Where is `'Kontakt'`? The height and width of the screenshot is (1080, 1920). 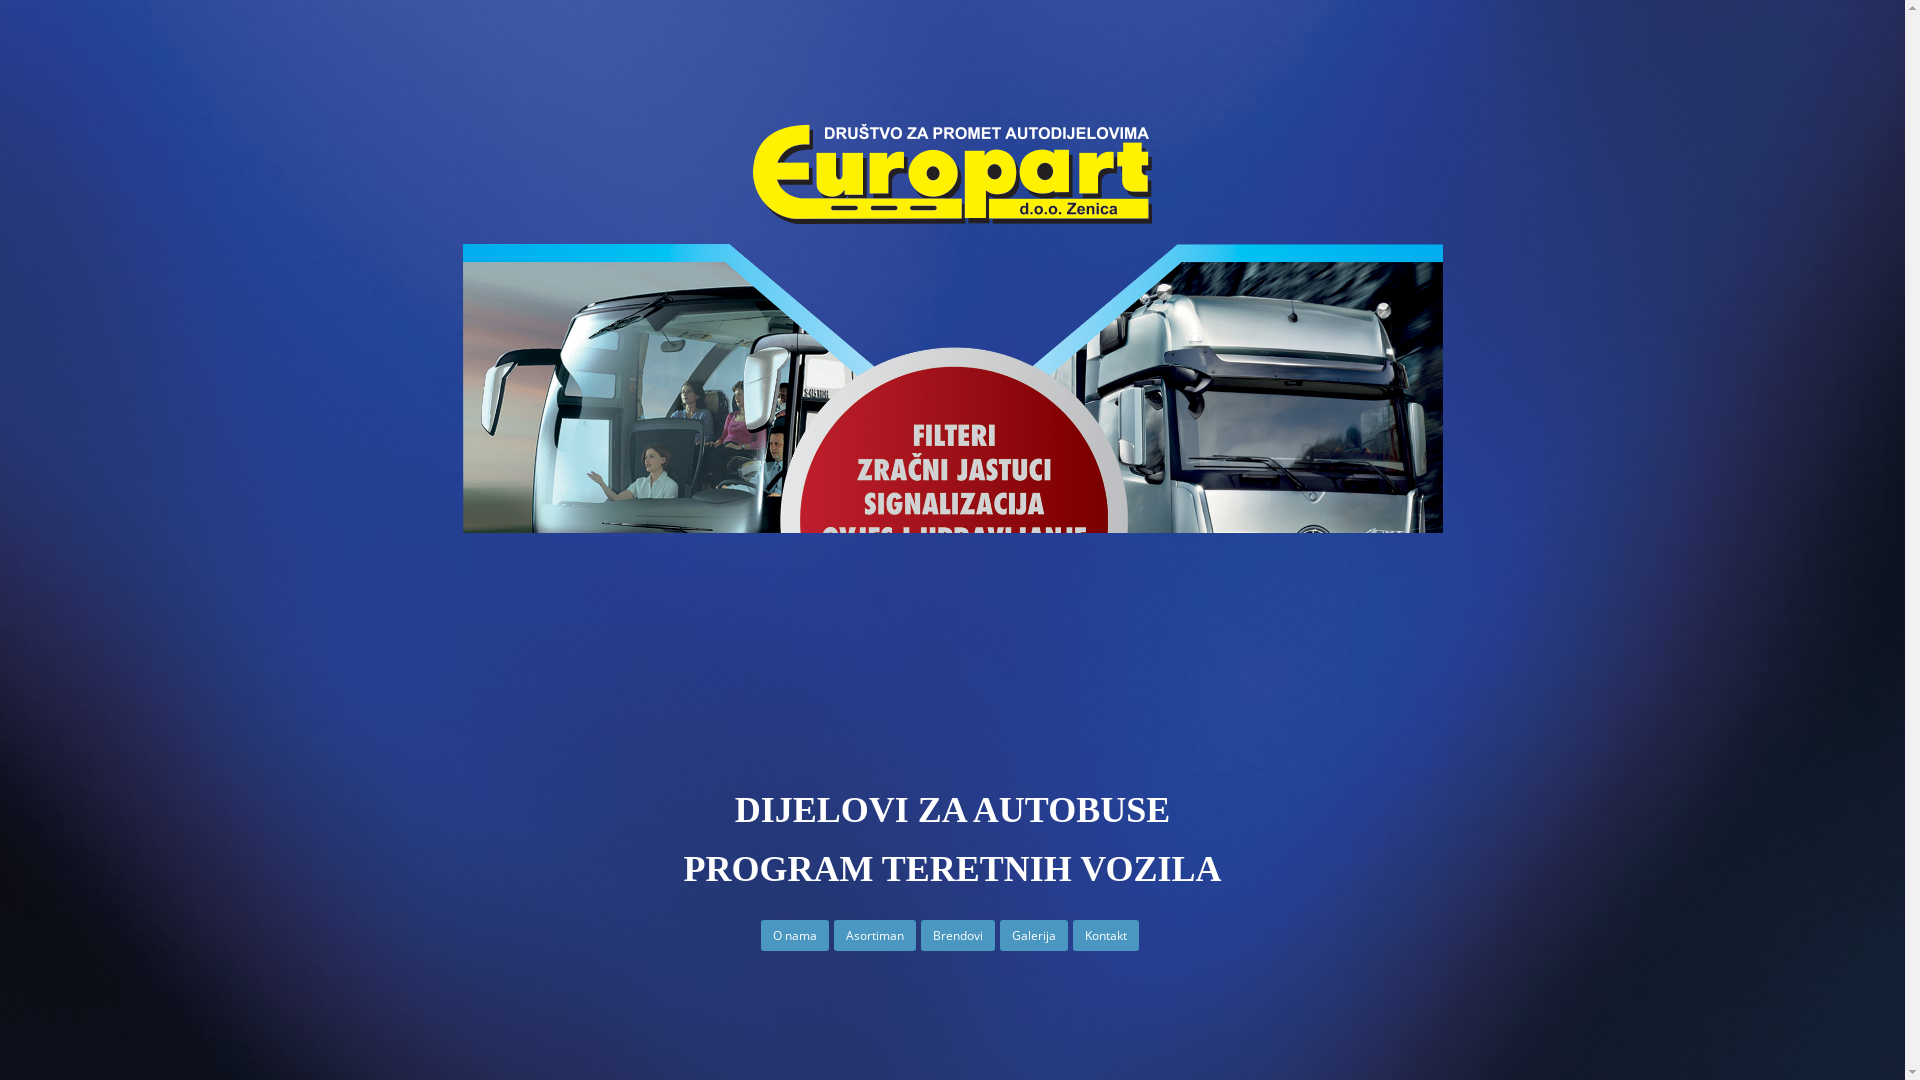
'Kontakt' is located at coordinates (1104, 936).